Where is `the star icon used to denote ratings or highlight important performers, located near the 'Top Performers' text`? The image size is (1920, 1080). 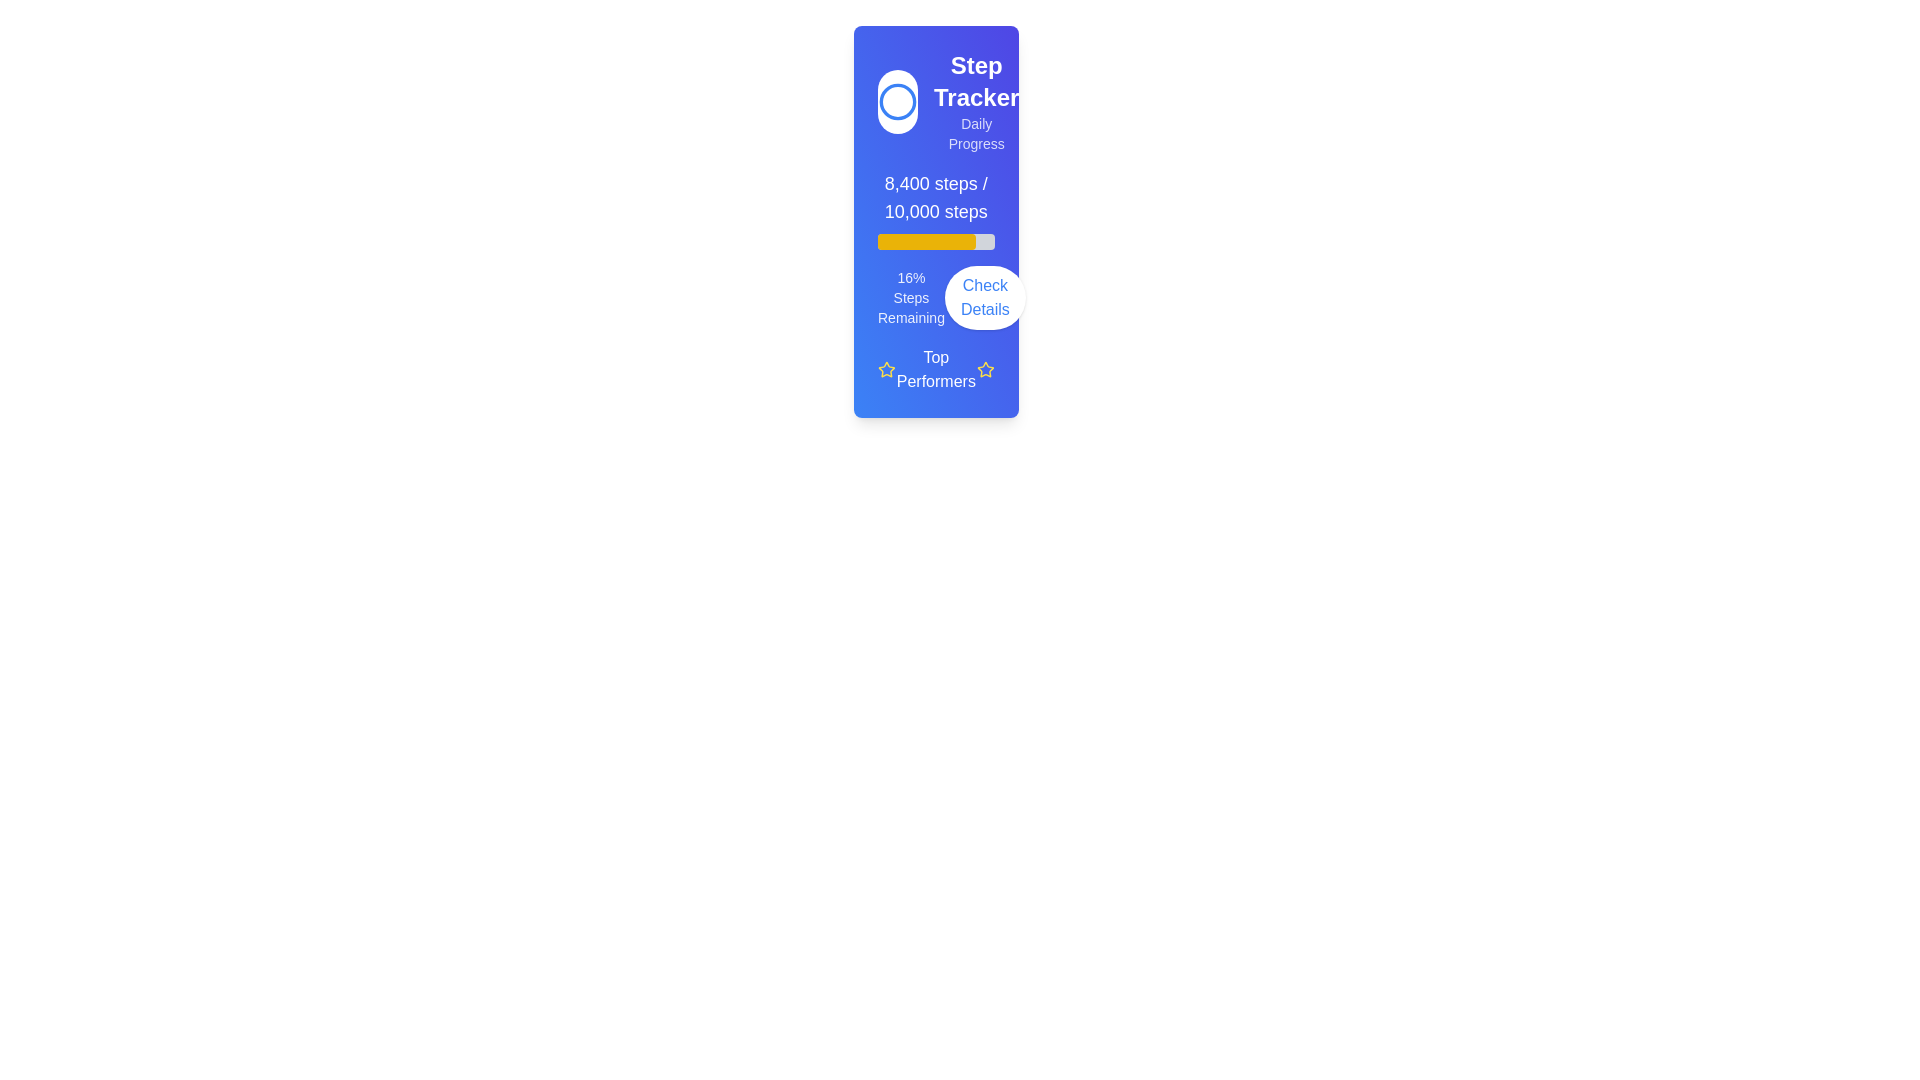
the star icon used to denote ratings or highlight important performers, located near the 'Top Performers' text is located at coordinates (985, 369).